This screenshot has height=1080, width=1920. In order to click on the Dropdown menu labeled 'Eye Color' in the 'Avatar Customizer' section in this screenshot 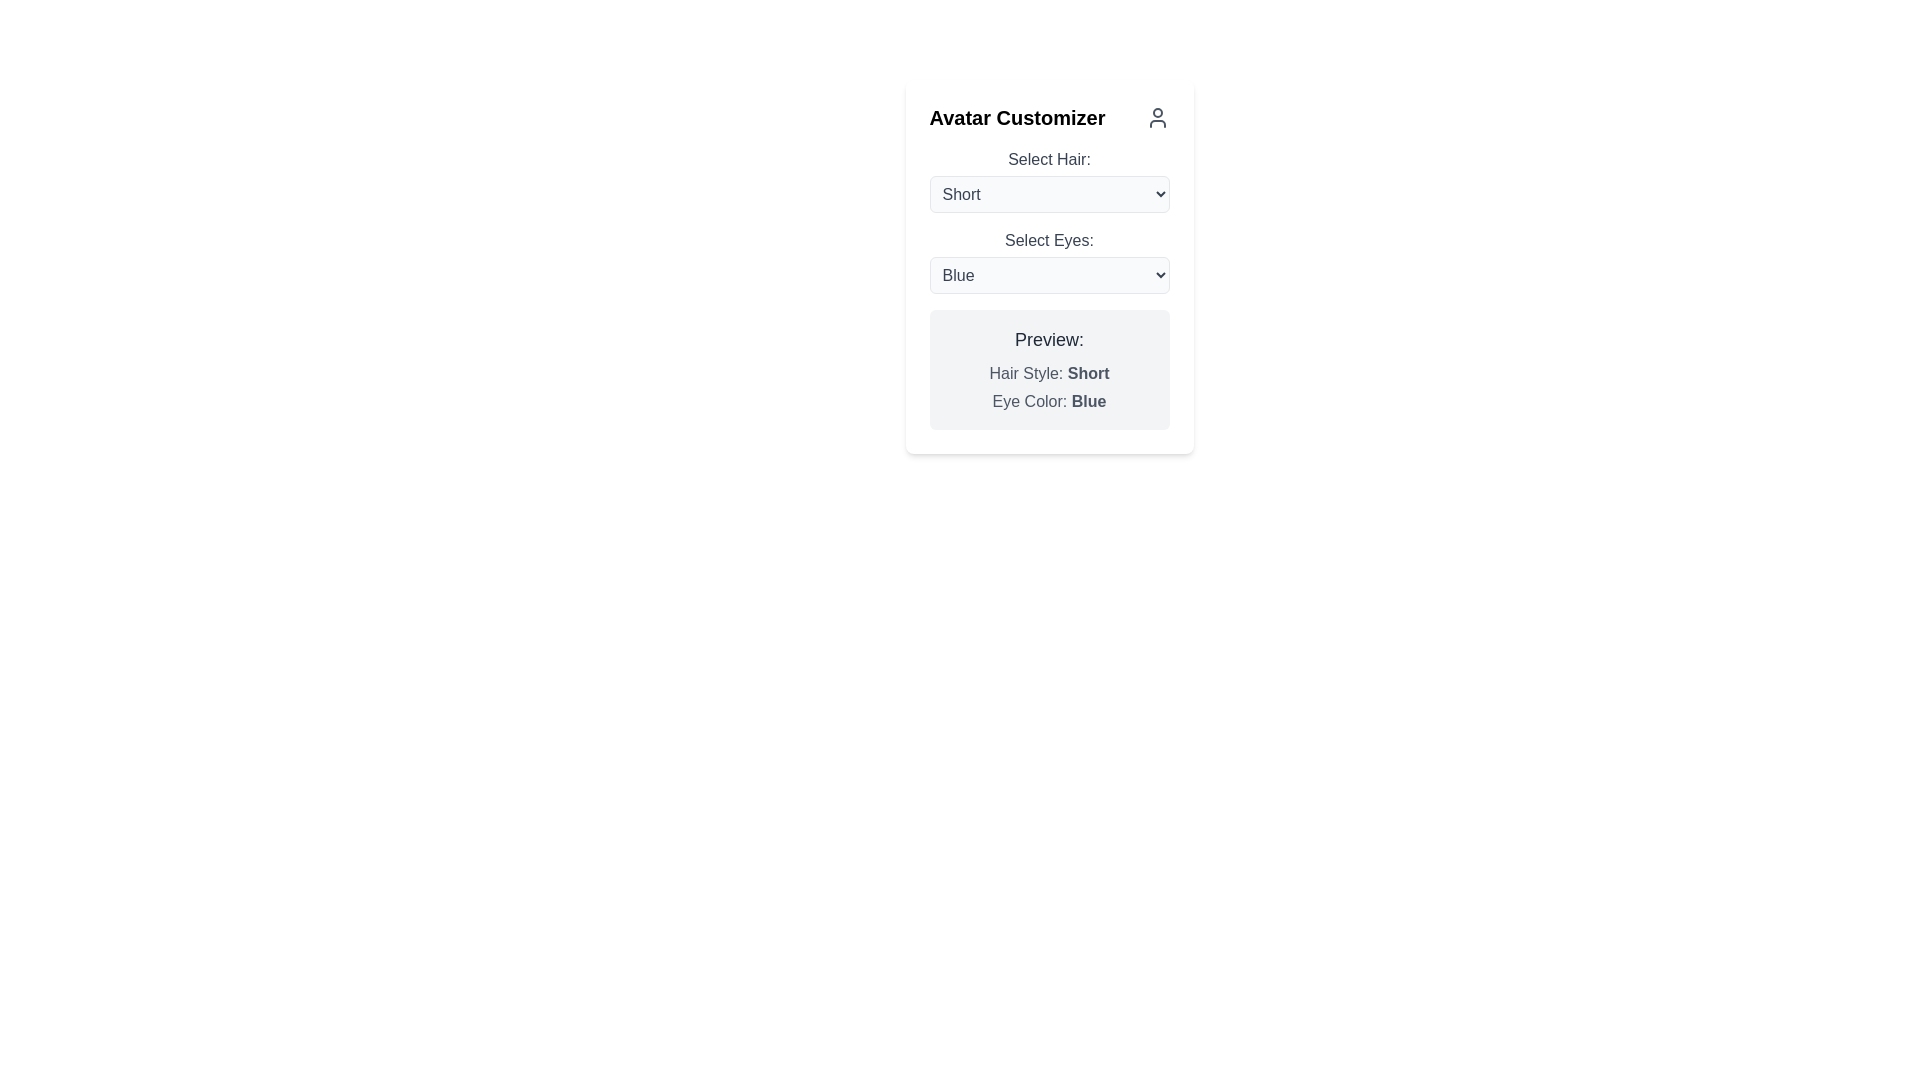, I will do `click(1048, 260)`.